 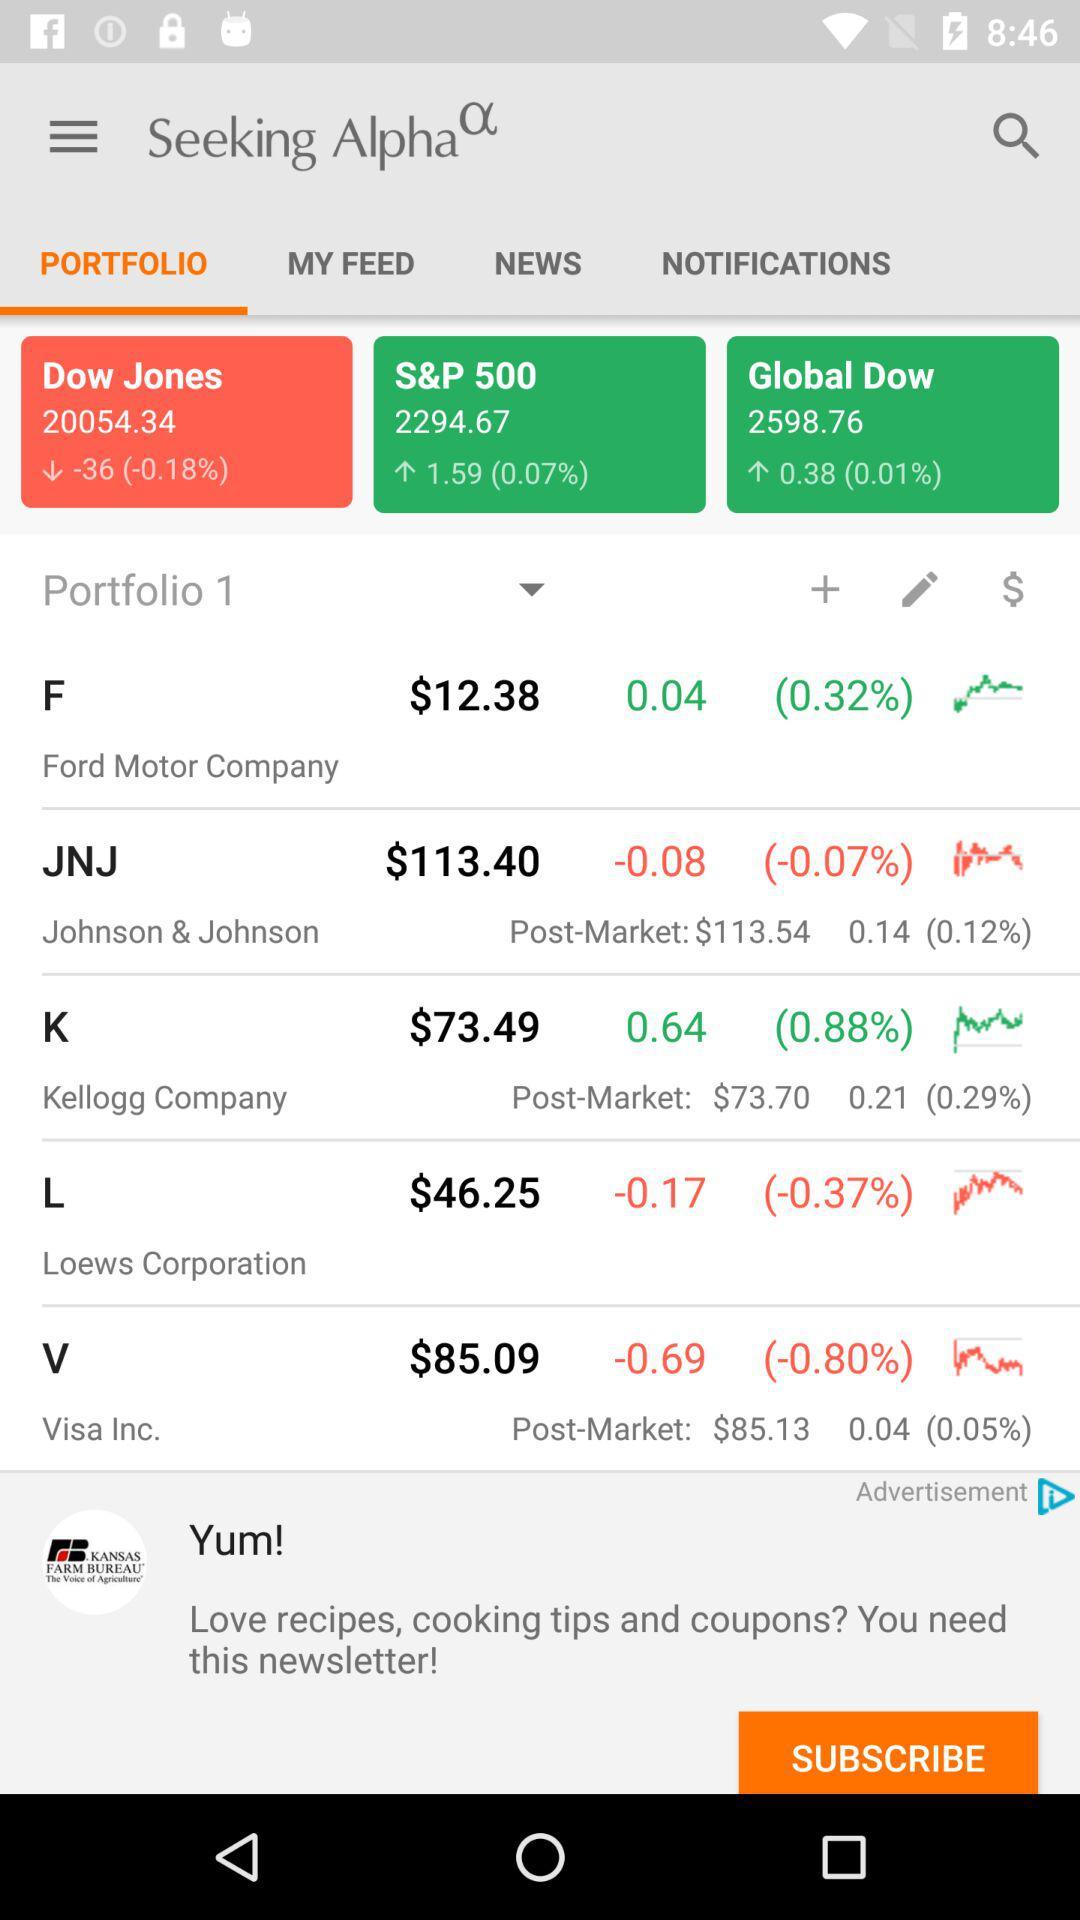 I want to click on the item next to portfolio 1 icon, so click(x=825, y=587).